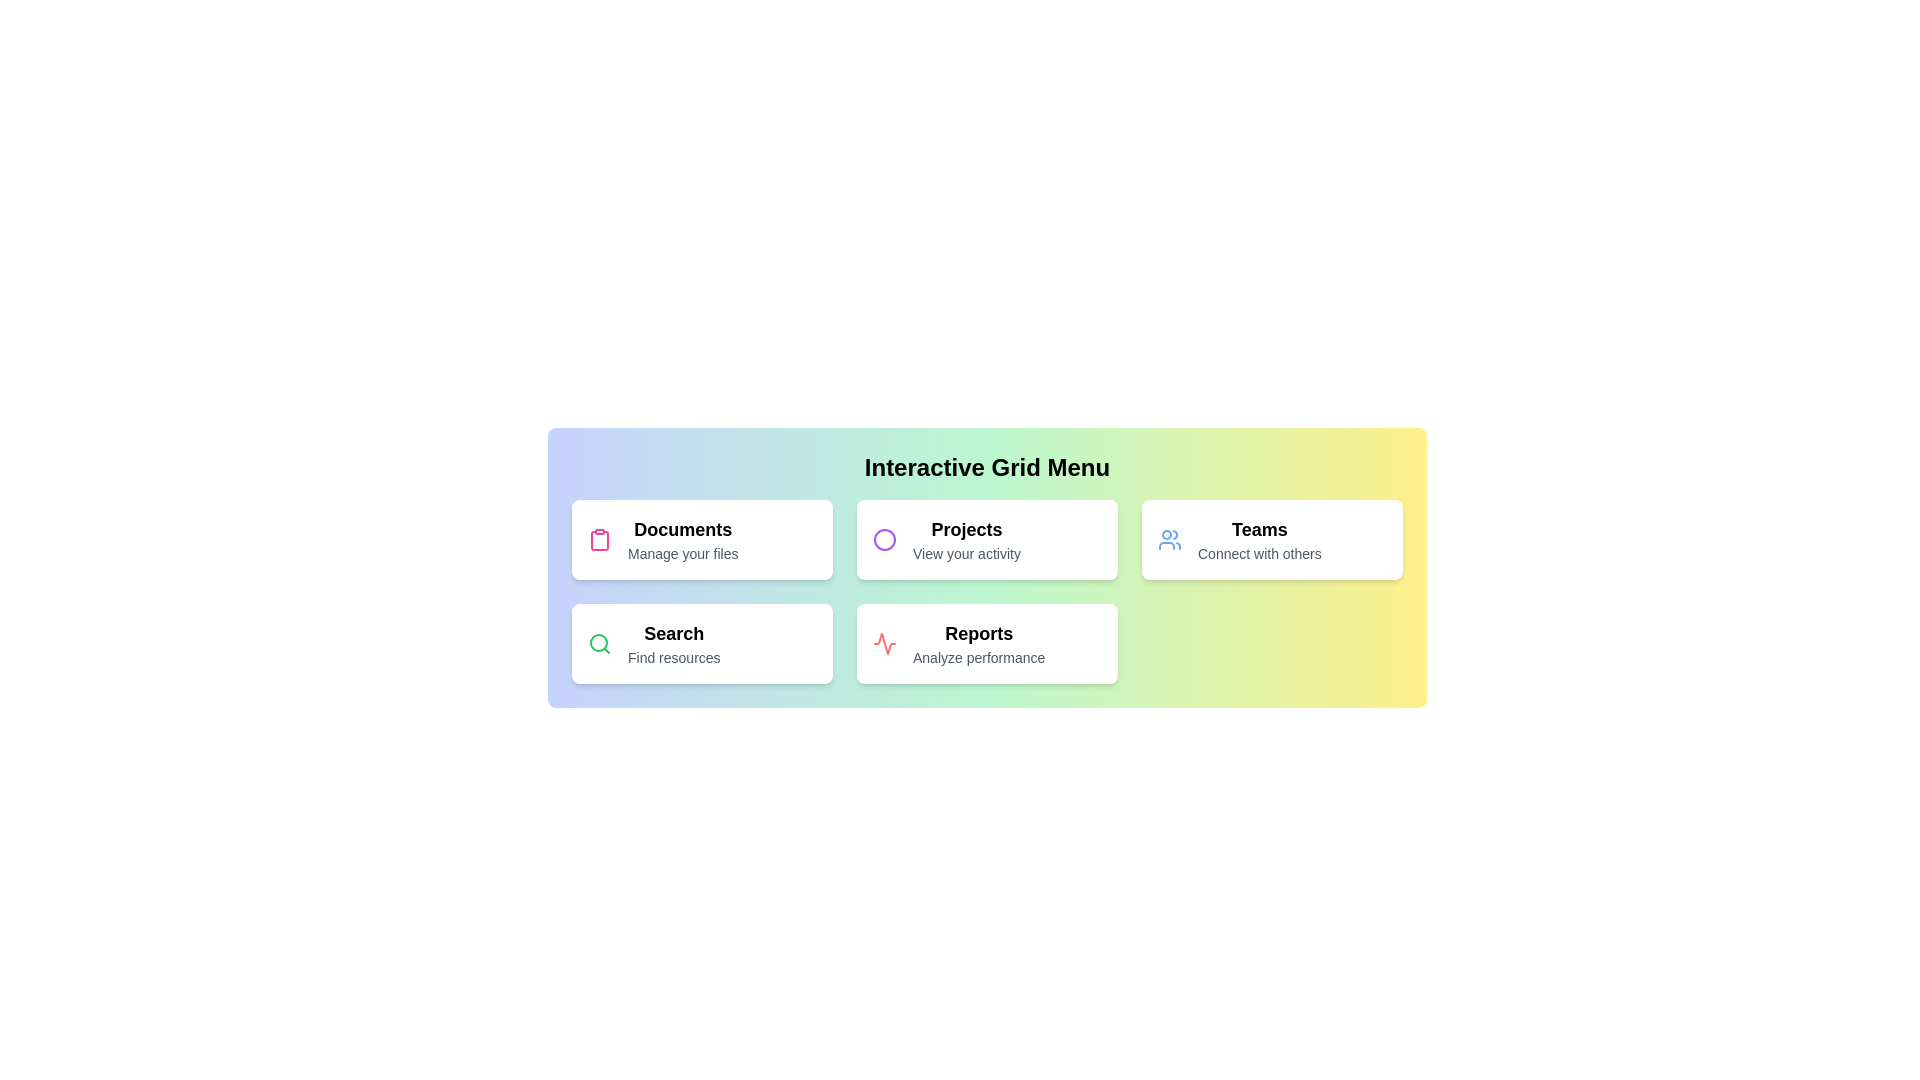 This screenshot has width=1920, height=1080. I want to click on the grid item labeled Reports to observe the hover effect, so click(987, 644).